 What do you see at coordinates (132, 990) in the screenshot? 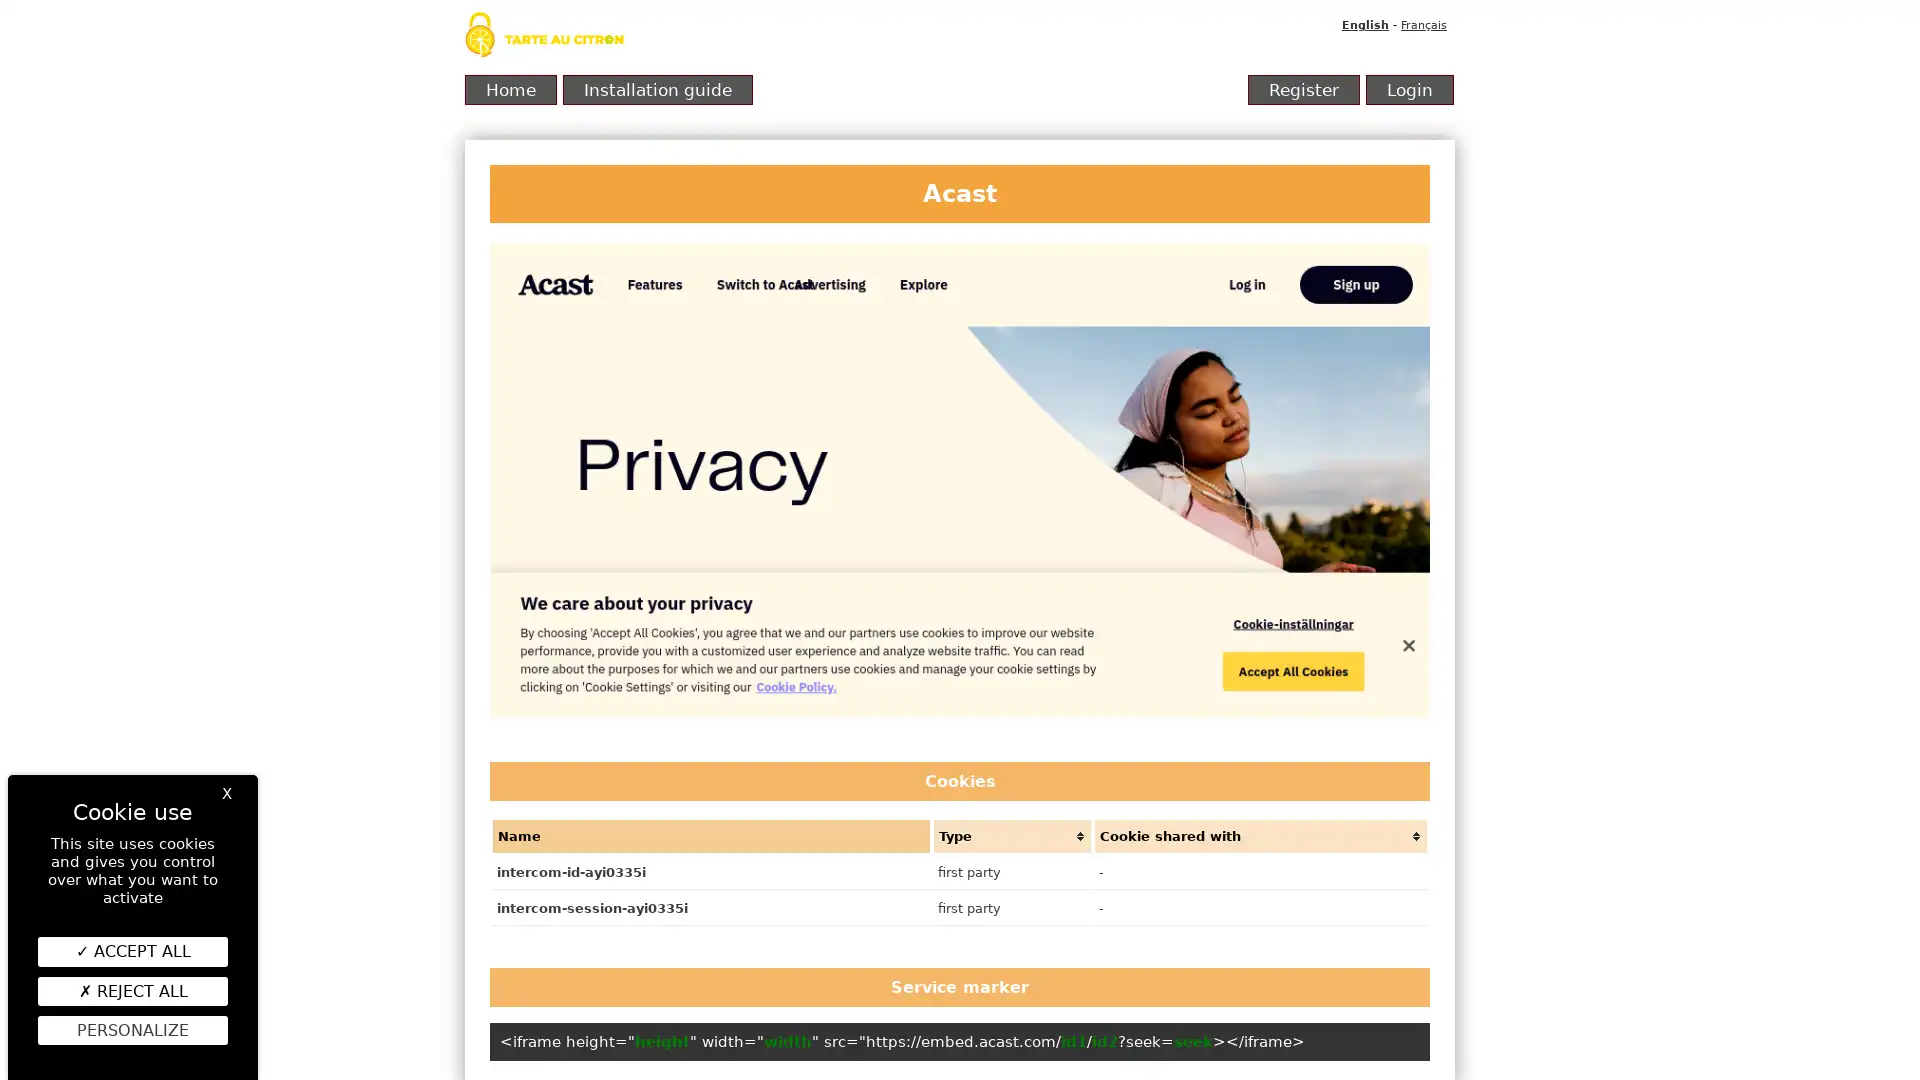
I see `REJECT ALL` at bounding box center [132, 990].